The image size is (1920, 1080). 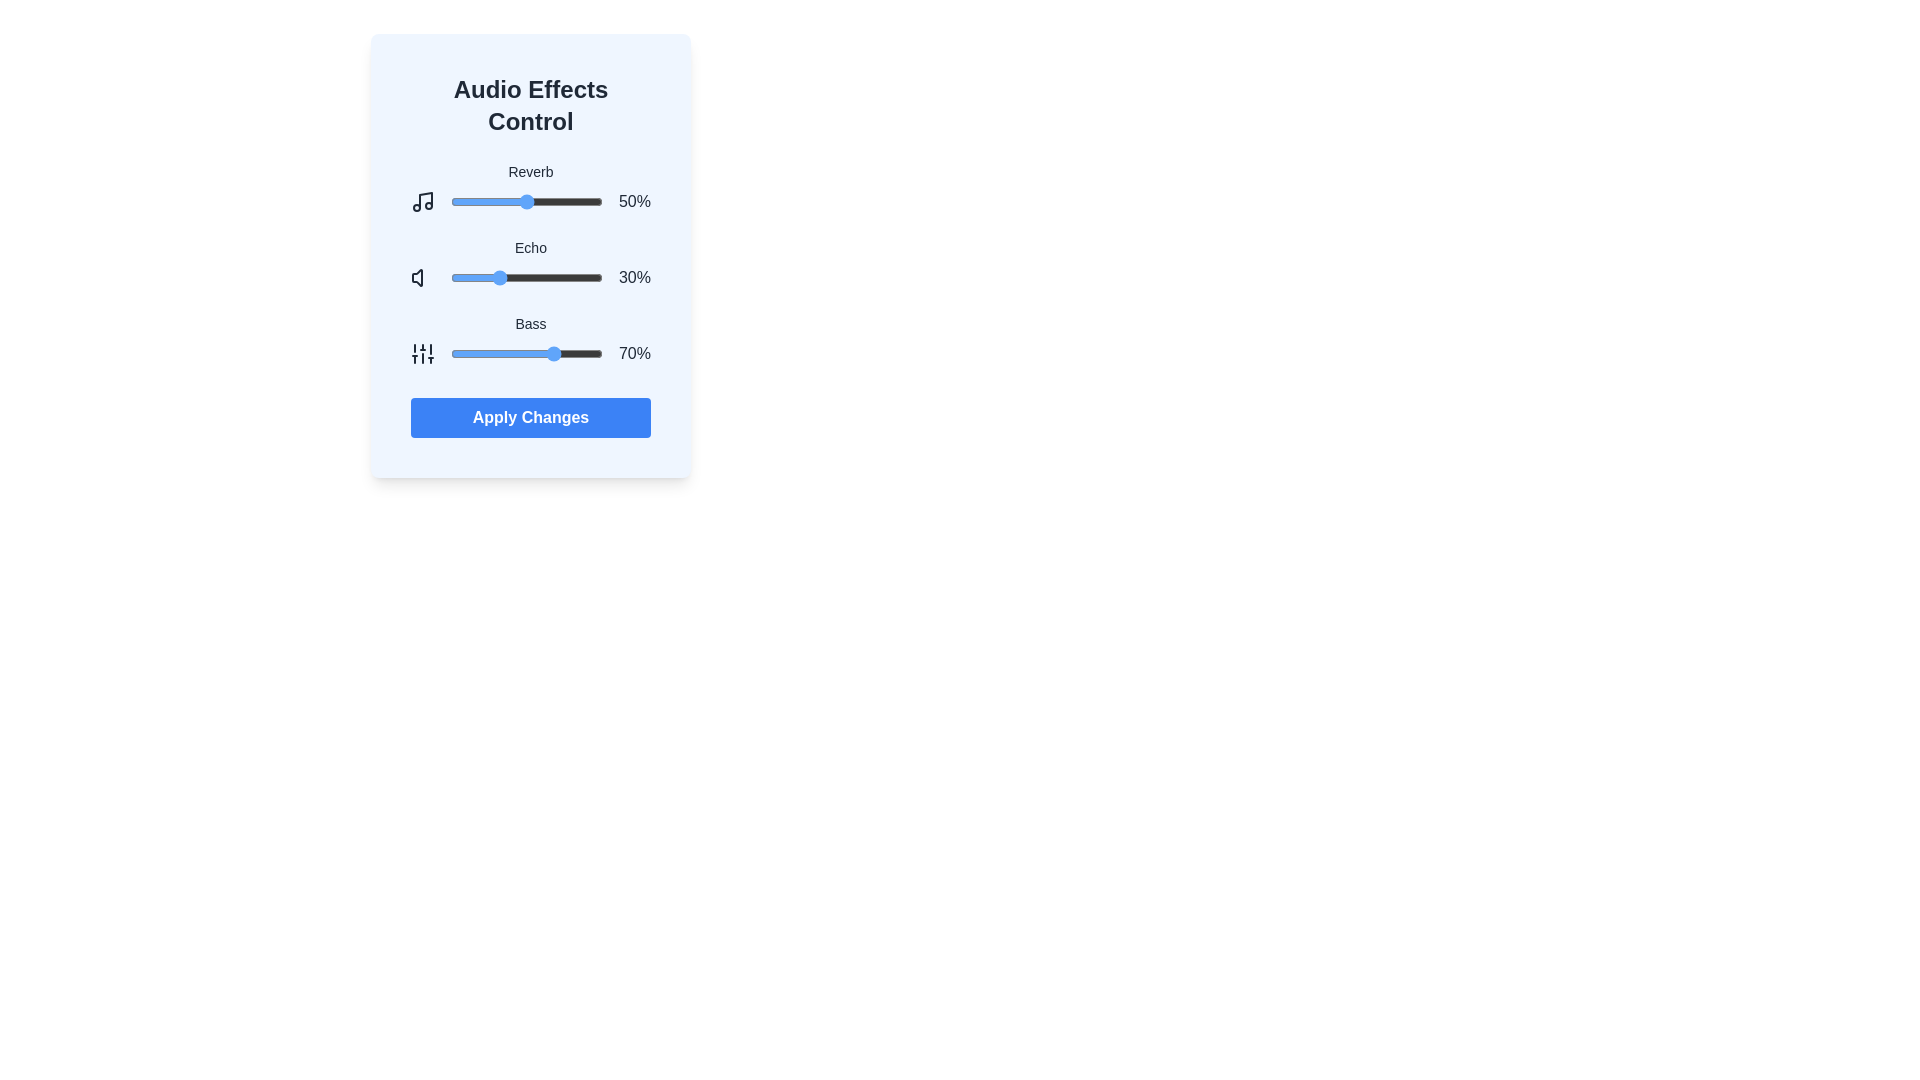 I want to click on the blue-themed slider control indicating a value of 30 out of 100, so click(x=527, y=277).